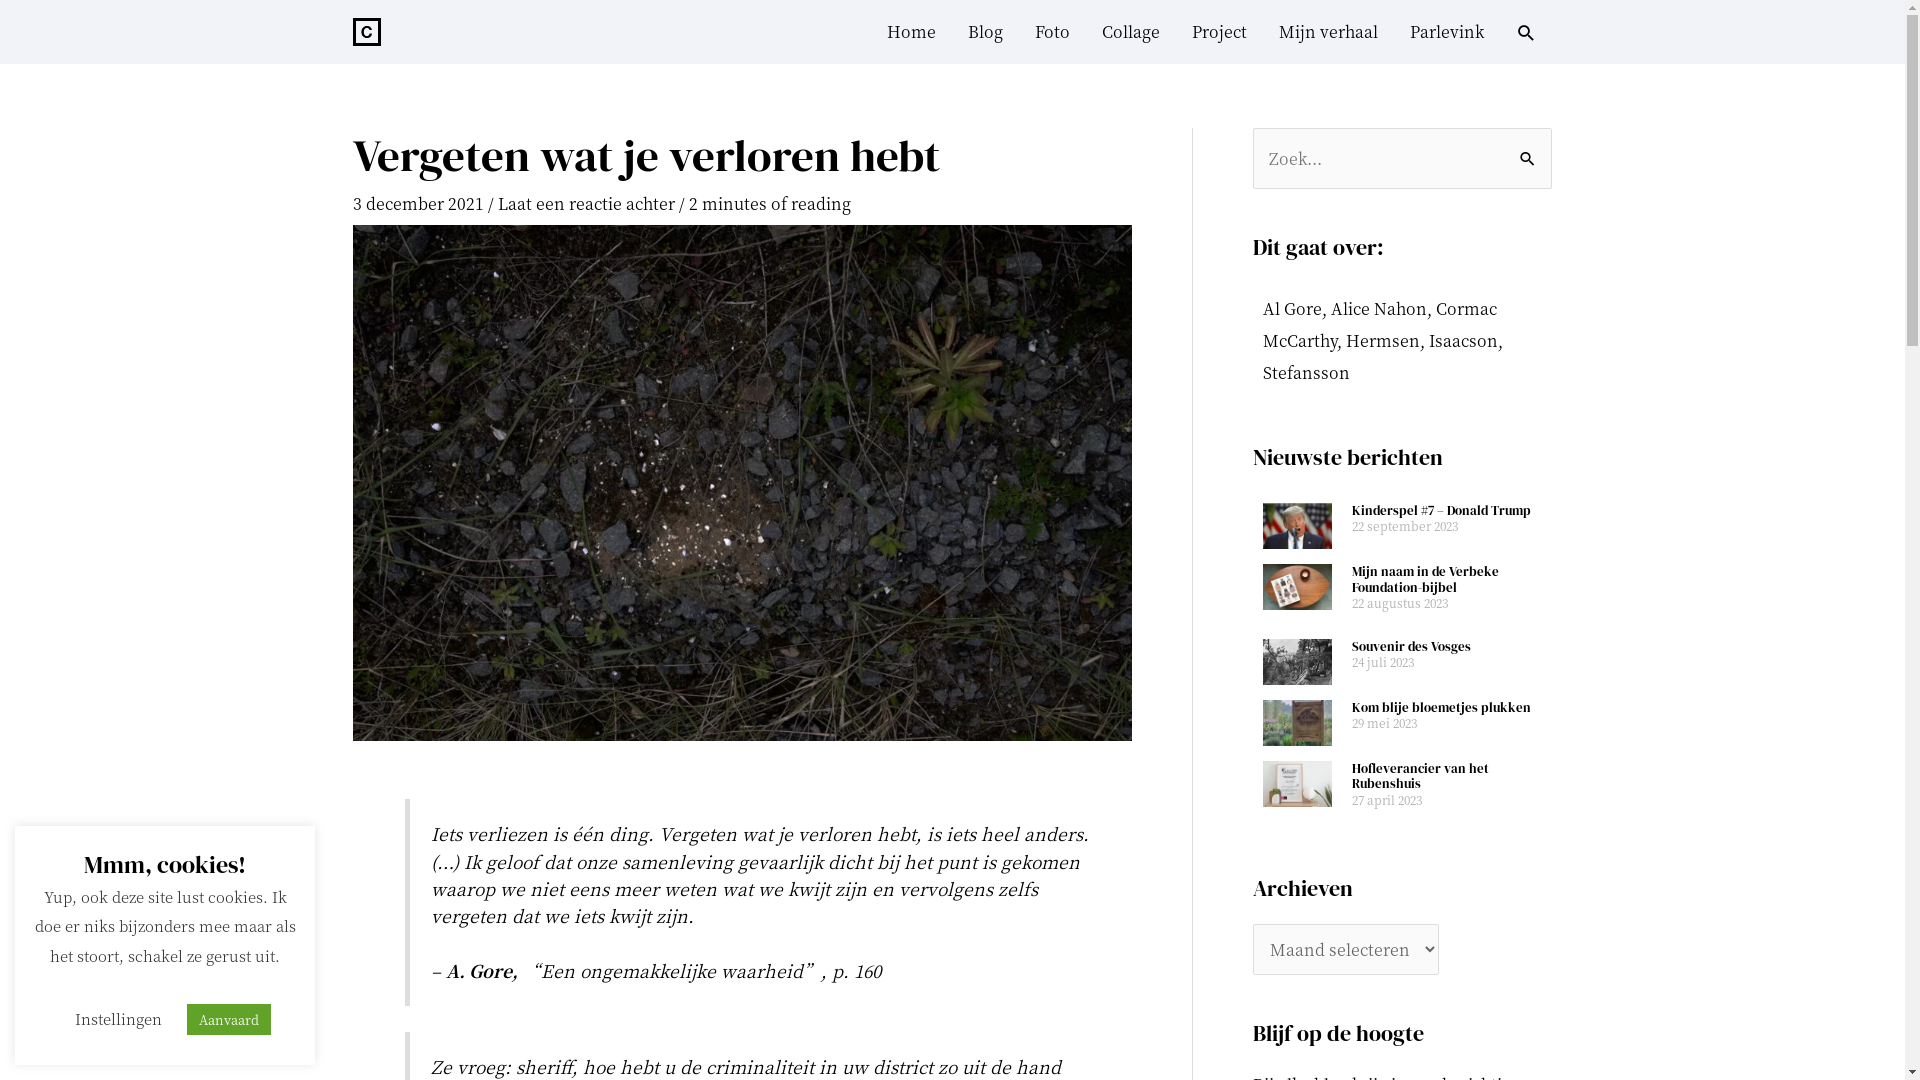  What do you see at coordinates (1352, 706) in the screenshot?
I see `'Kom blije bloemetjes plukken'` at bounding box center [1352, 706].